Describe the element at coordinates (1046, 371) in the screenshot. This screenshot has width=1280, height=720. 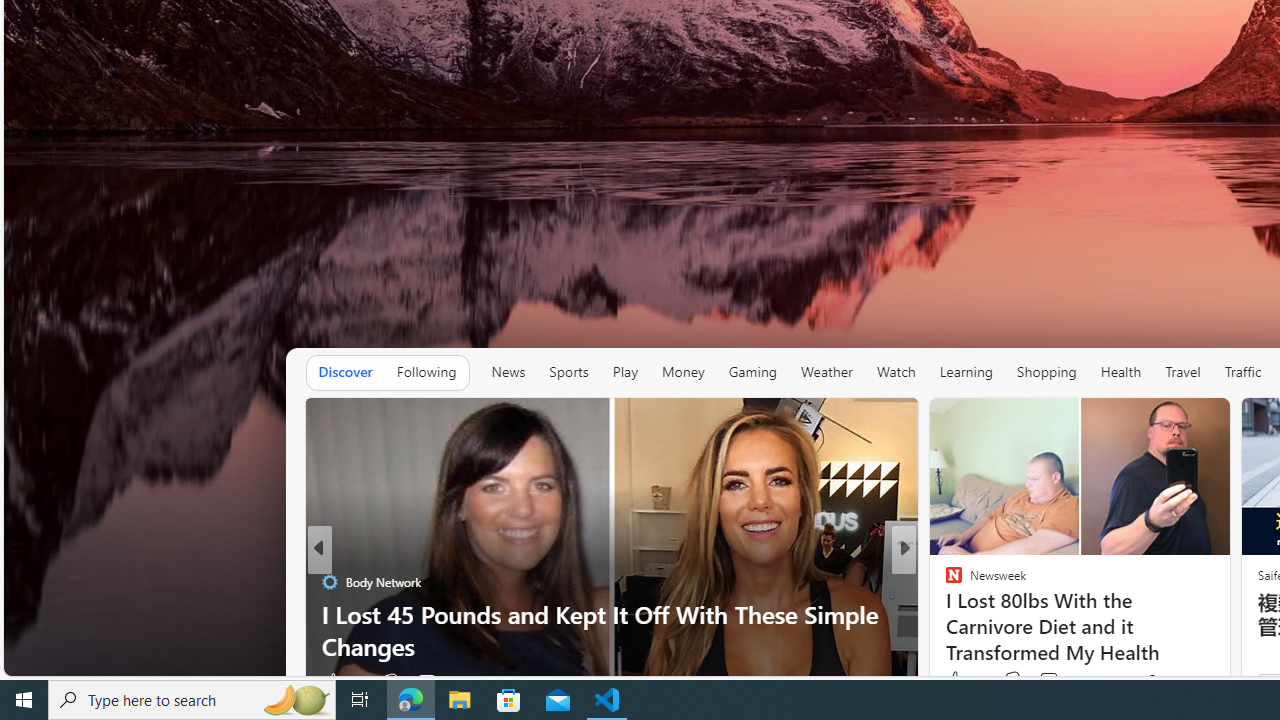
I see `'Shopping'` at that location.